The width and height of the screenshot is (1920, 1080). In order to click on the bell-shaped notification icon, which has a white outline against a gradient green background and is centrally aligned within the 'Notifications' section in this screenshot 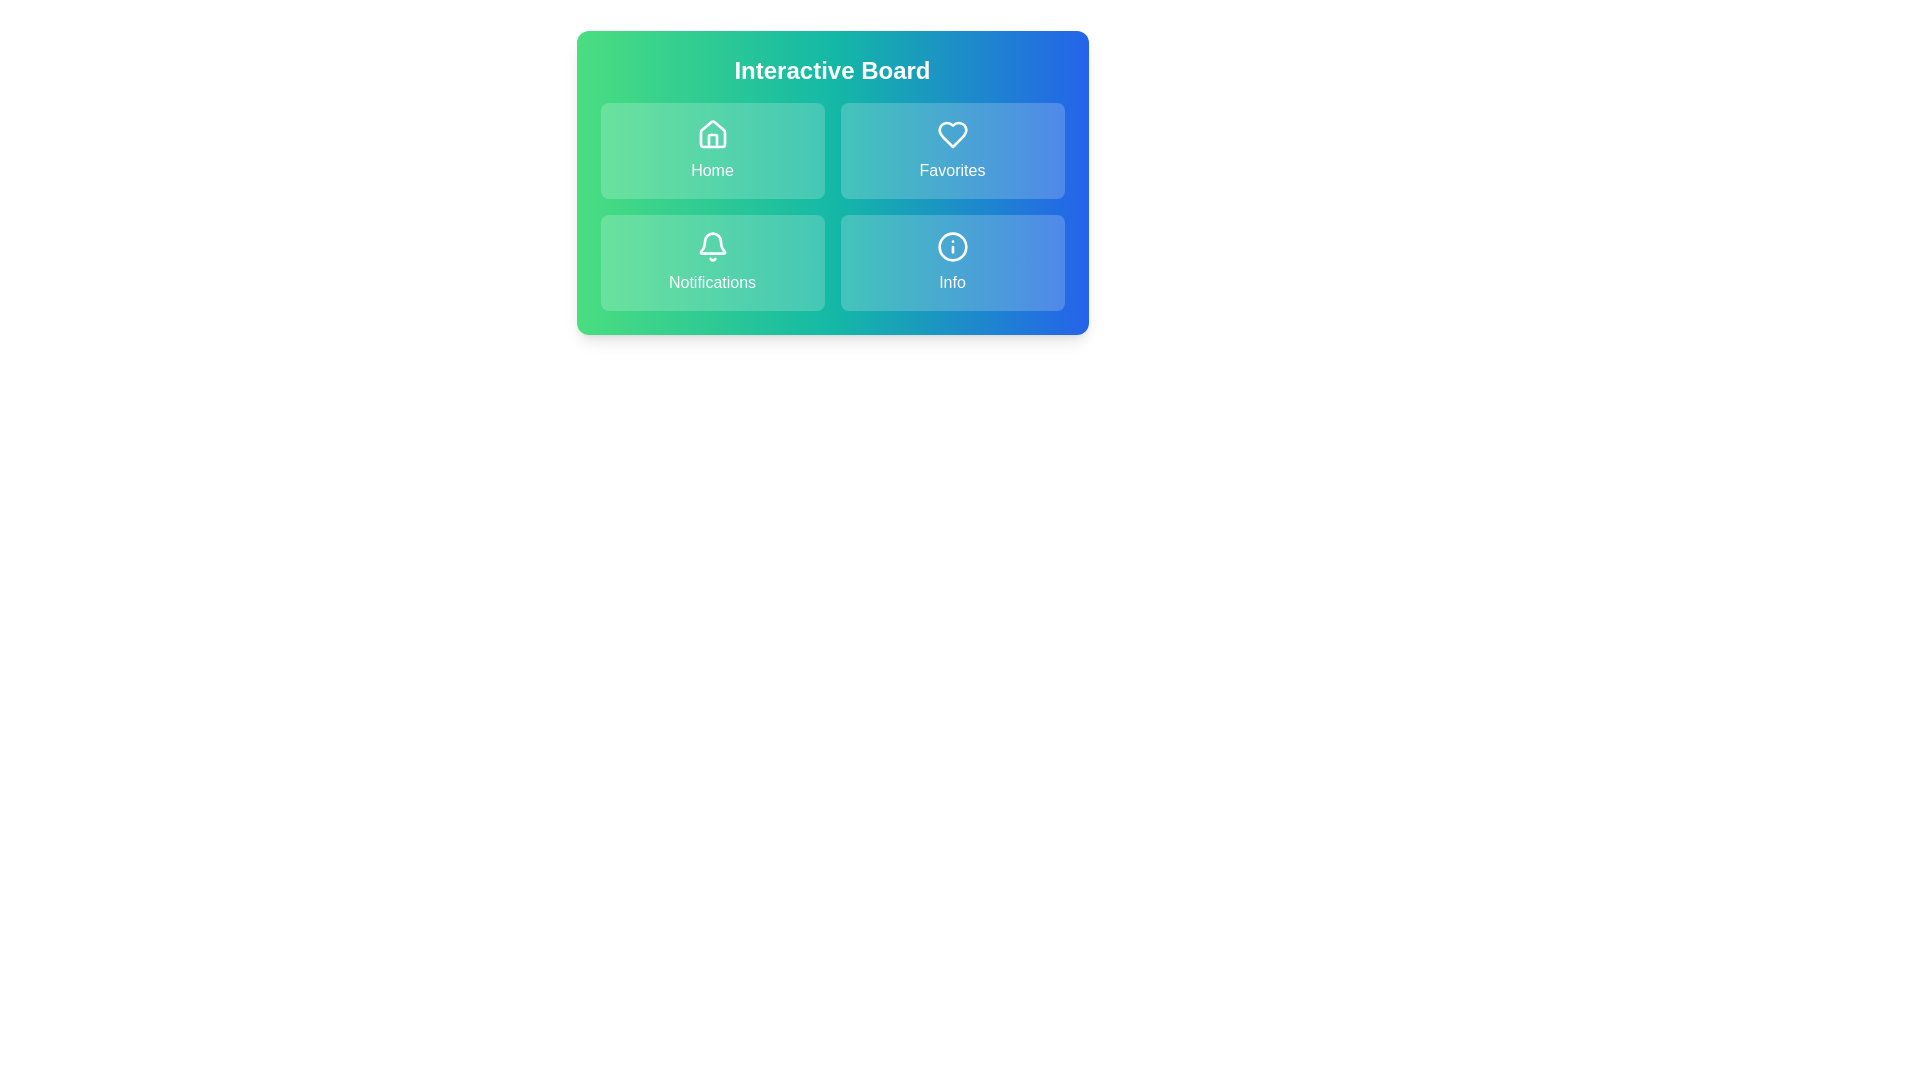, I will do `click(712, 245)`.